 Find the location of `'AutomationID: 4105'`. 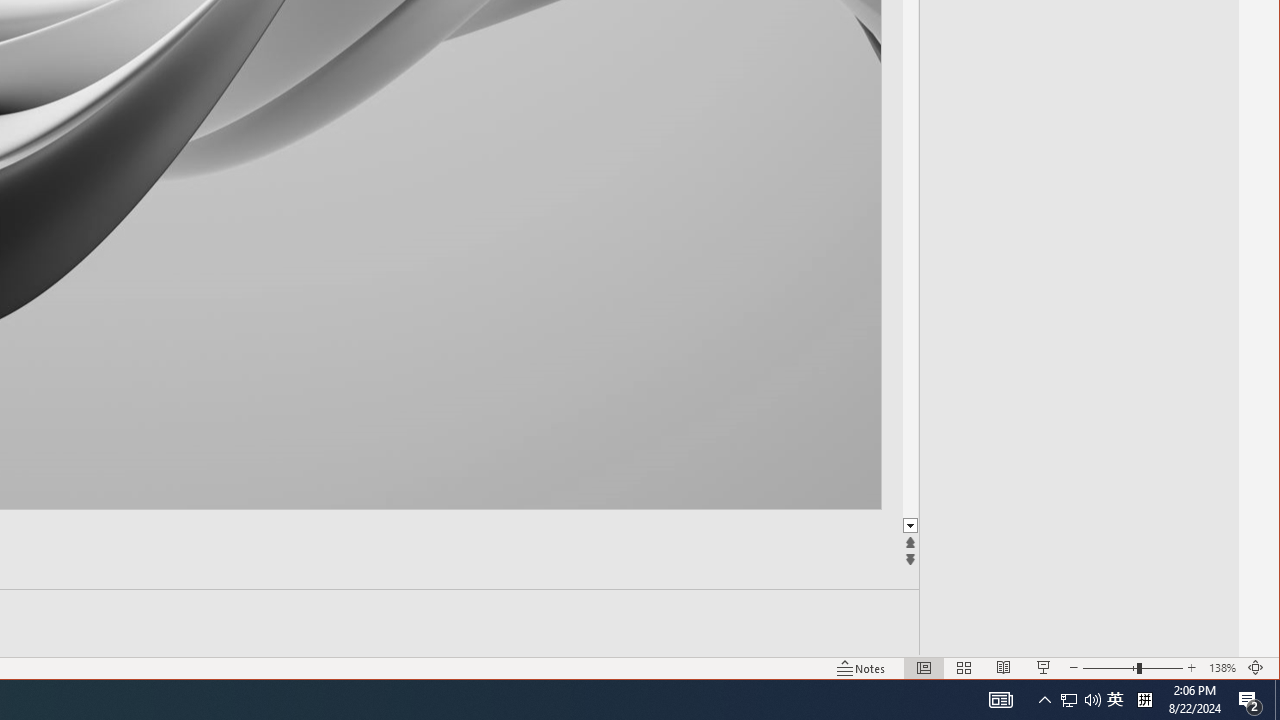

'AutomationID: 4105' is located at coordinates (1000, 698).